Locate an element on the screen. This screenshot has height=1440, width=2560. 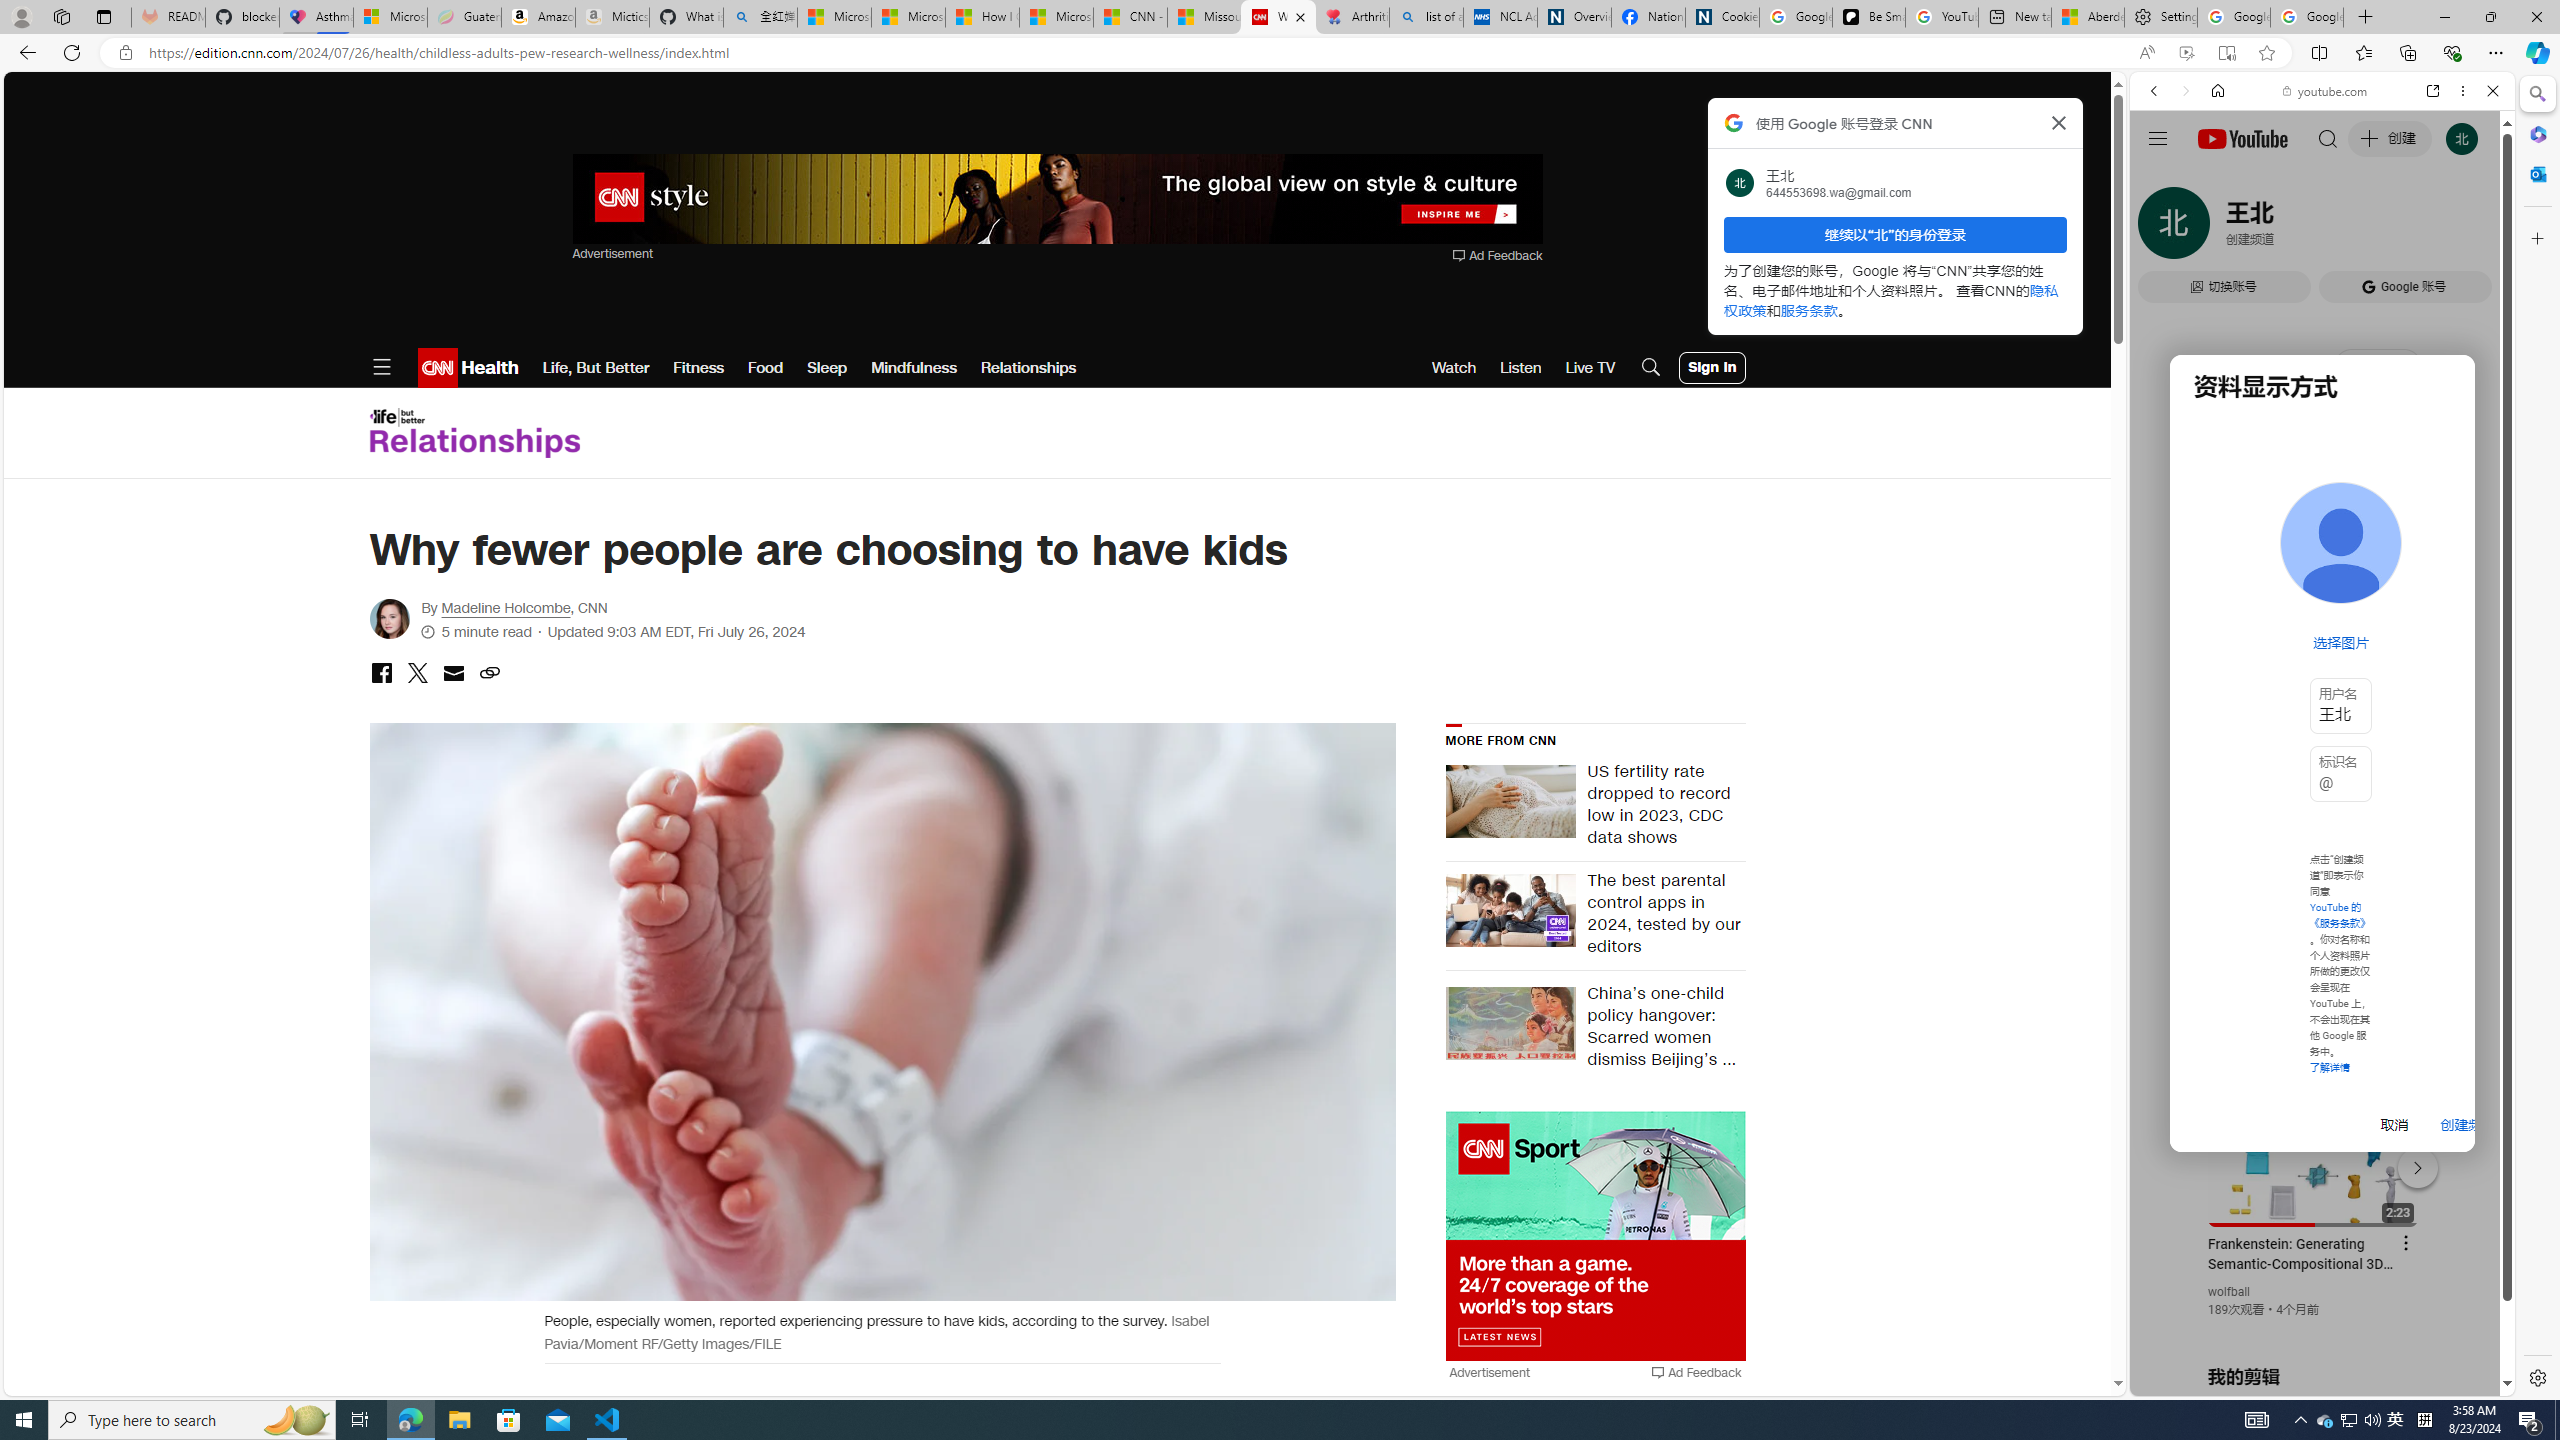
'Show More Music' is located at coordinates (2443, 545).